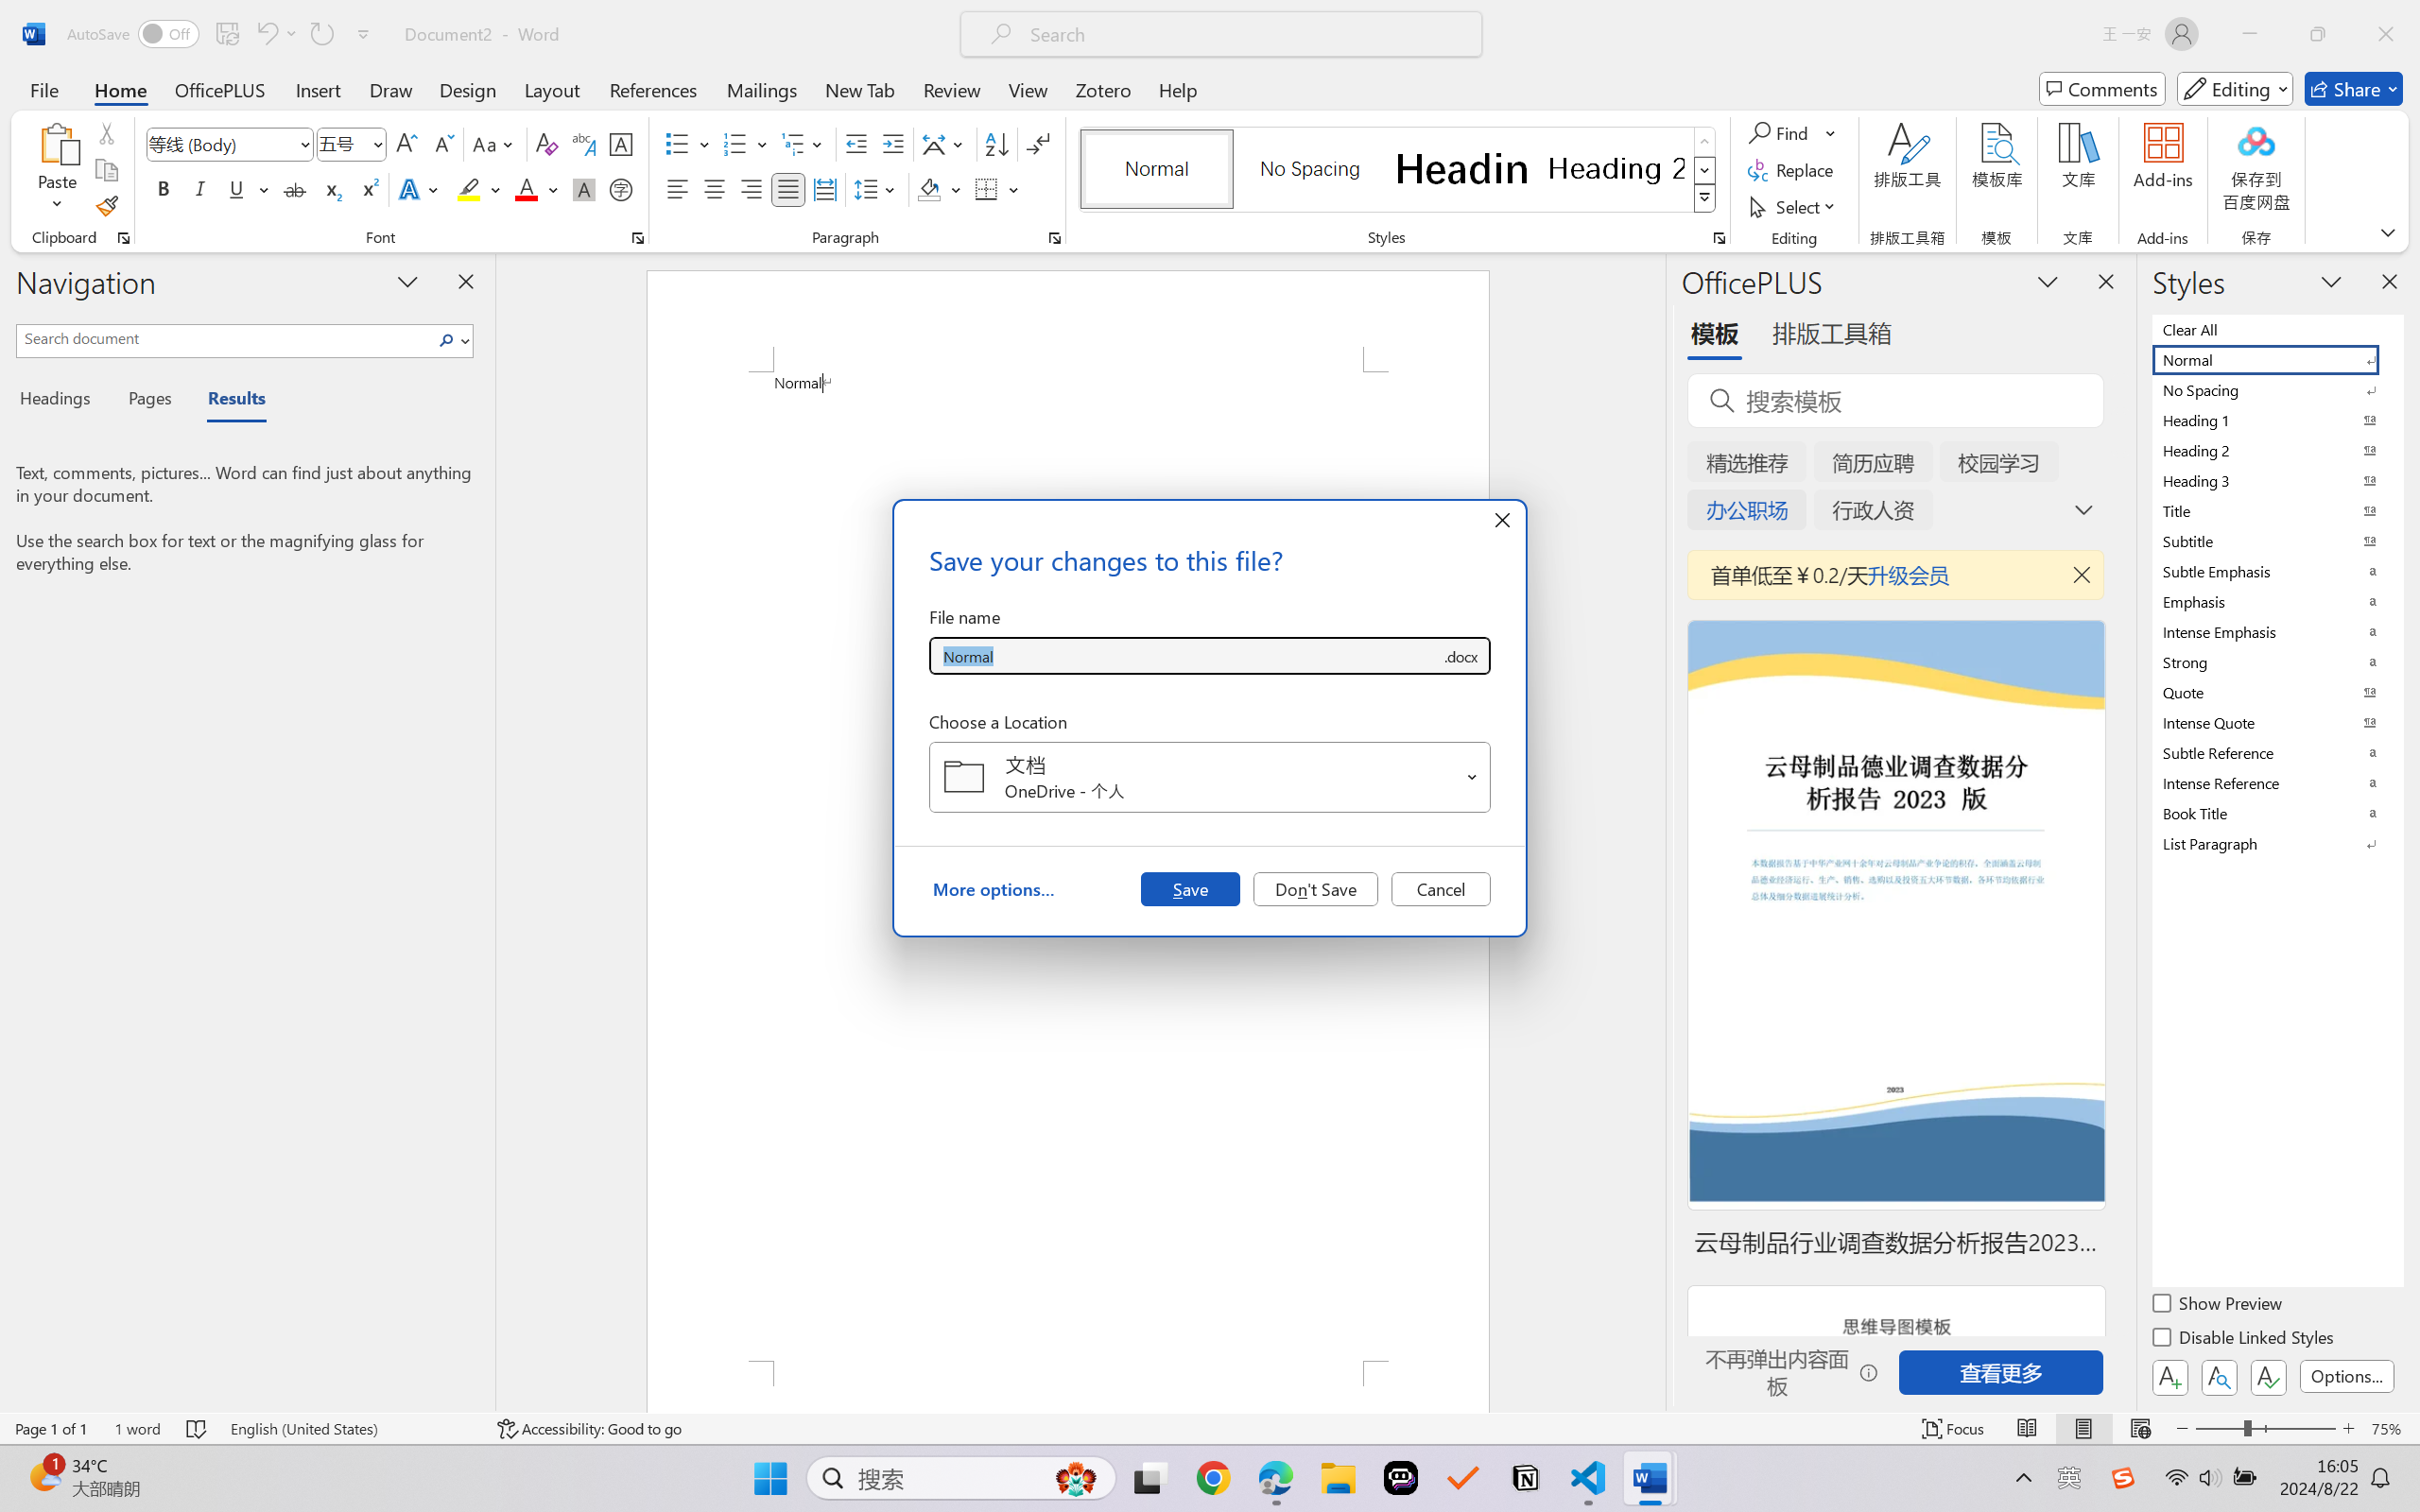 The image size is (2420, 1512). I want to click on 'Decrease Indent', so click(856, 144).